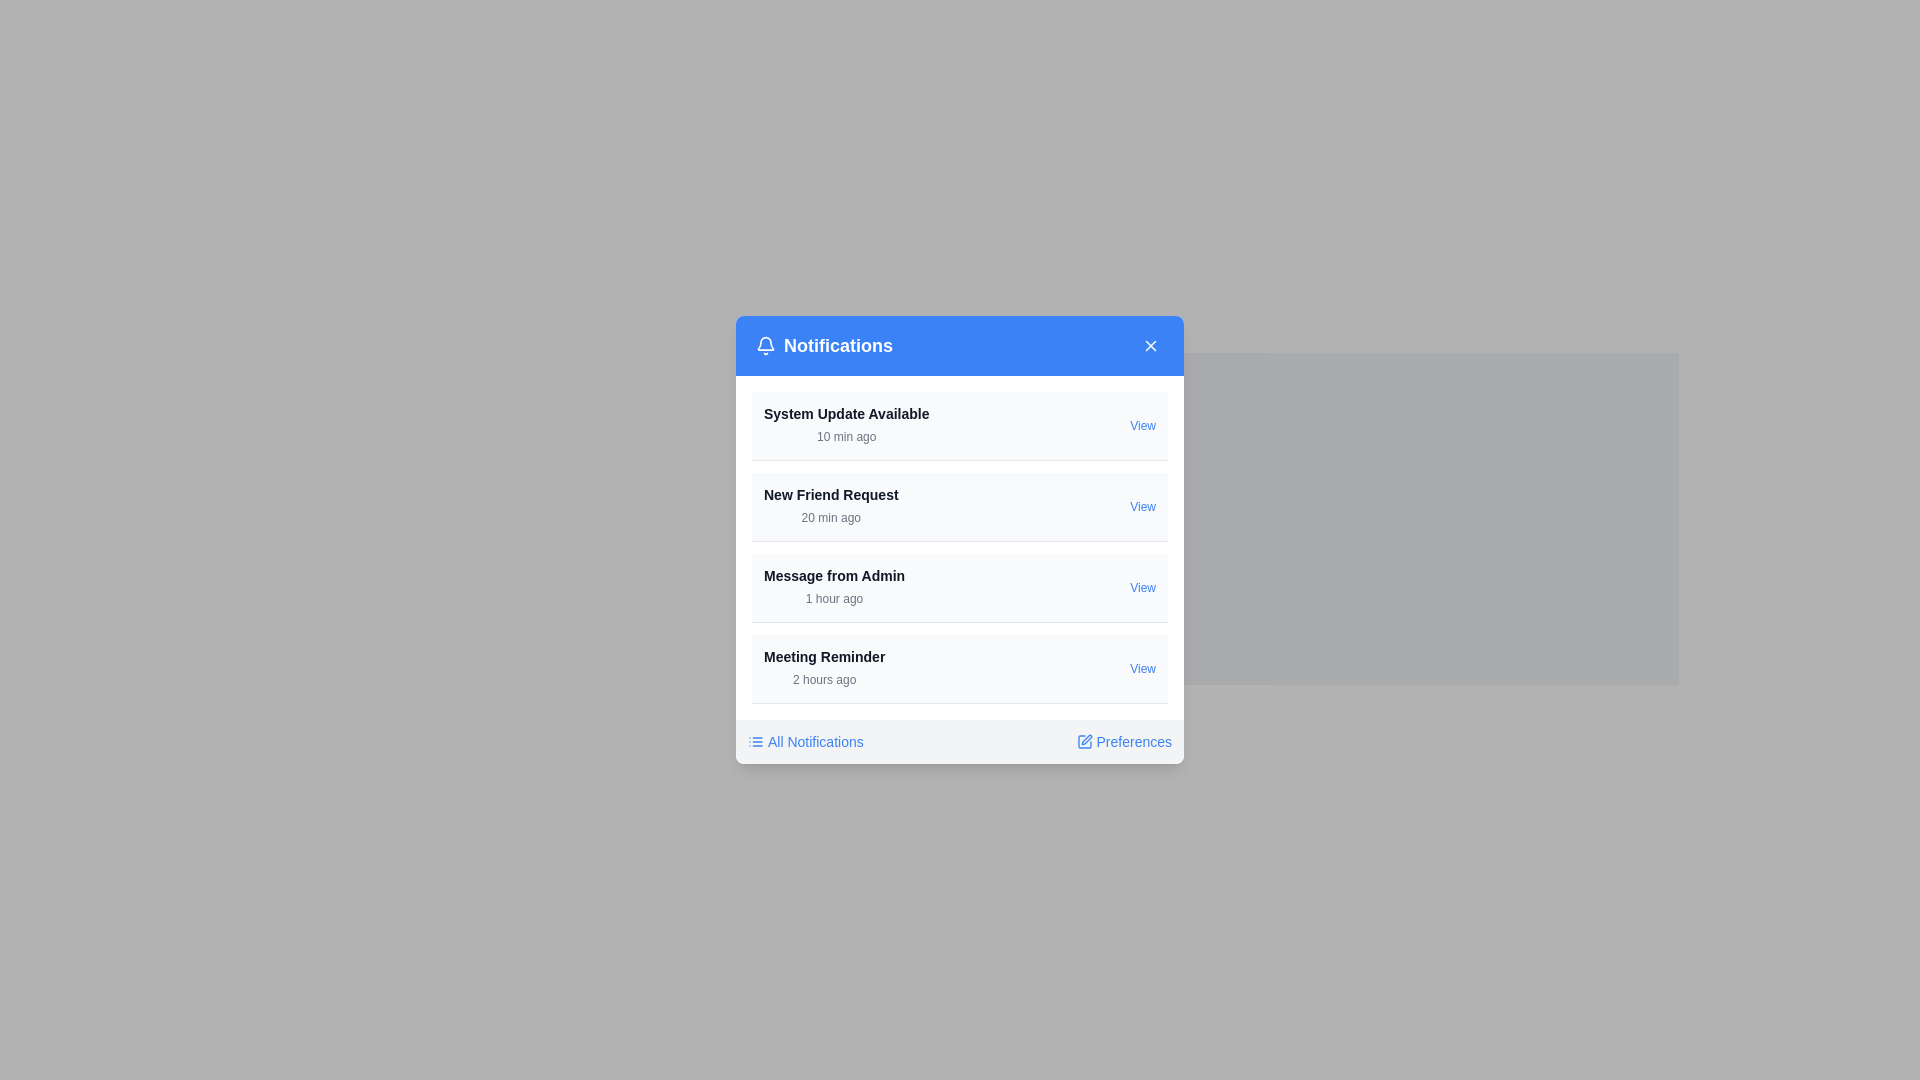  Describe the element at coordinates (1151, 345) in the screenshot. I see `the close icon button located at the top-right corner of the Notifications pop-up header` at that location.